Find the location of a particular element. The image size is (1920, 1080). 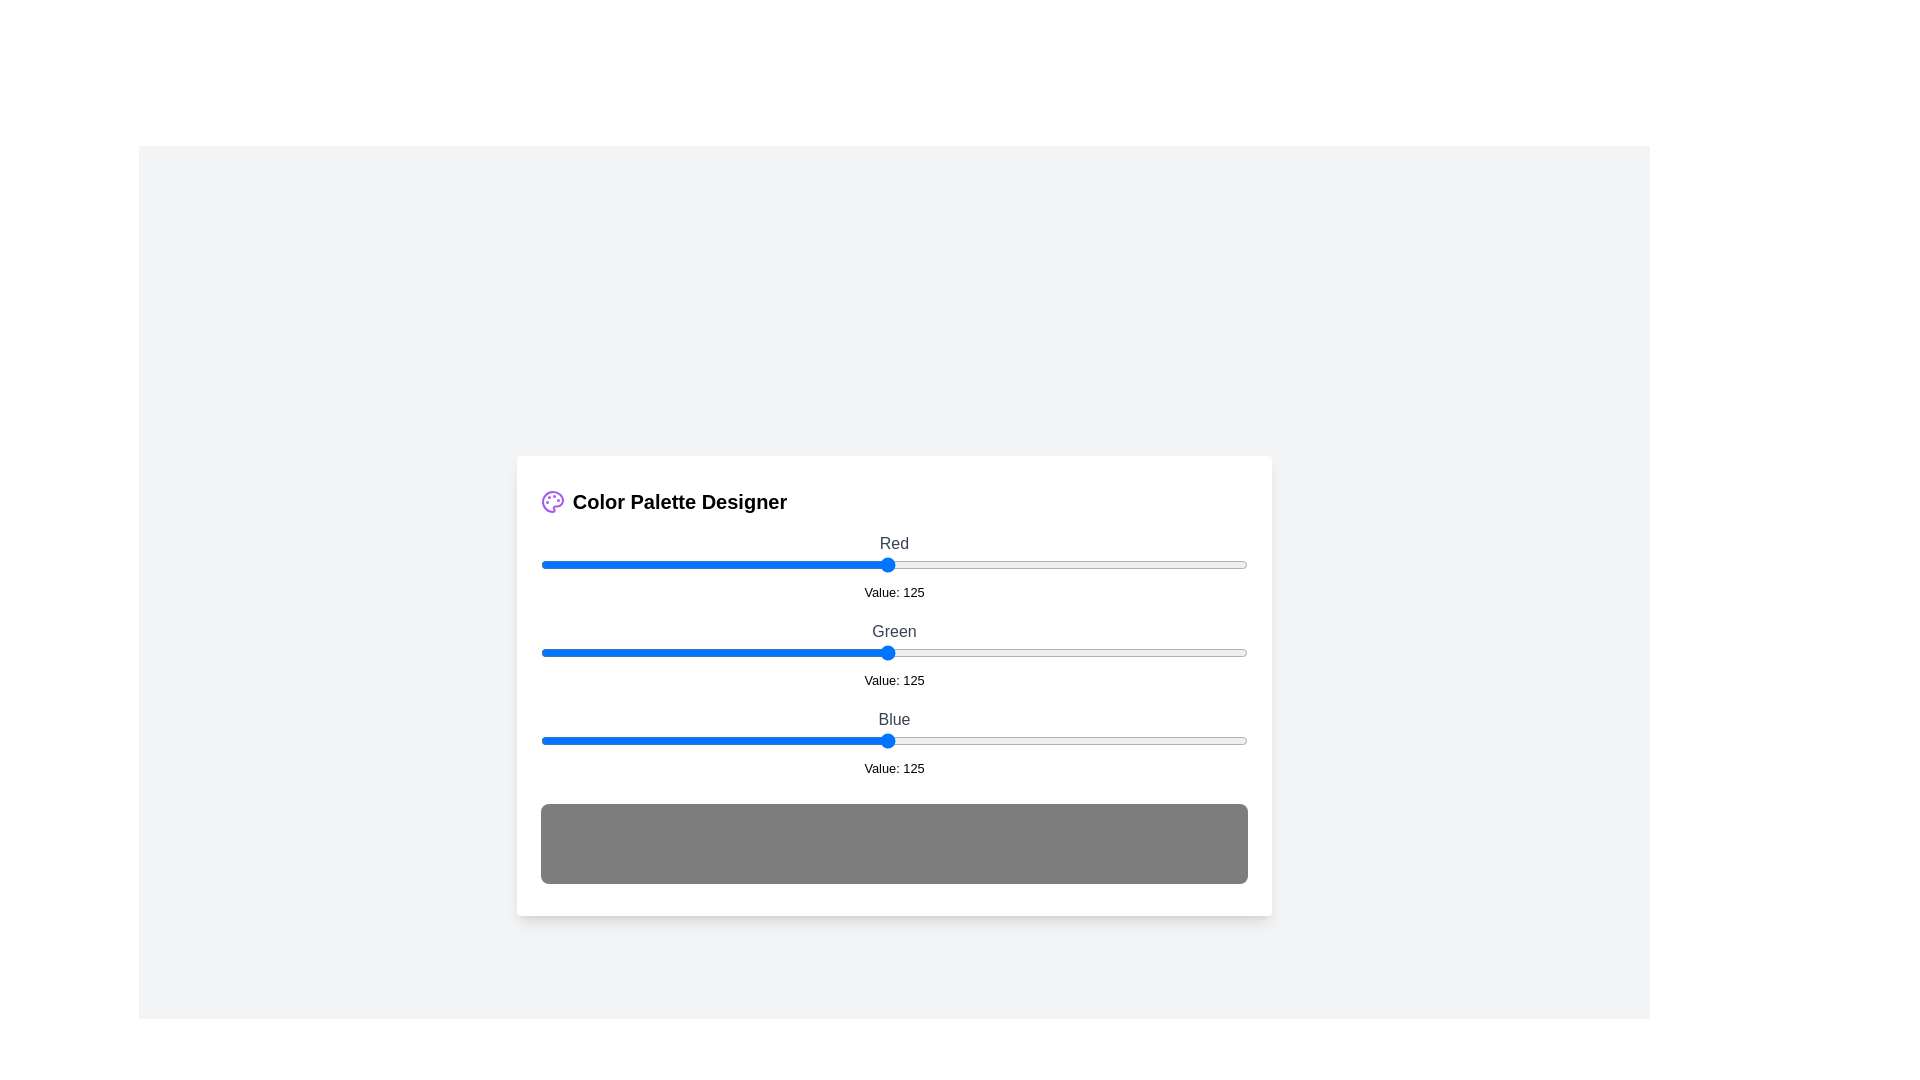

the 1 slider to 87 is located at coordinates (781, 652).